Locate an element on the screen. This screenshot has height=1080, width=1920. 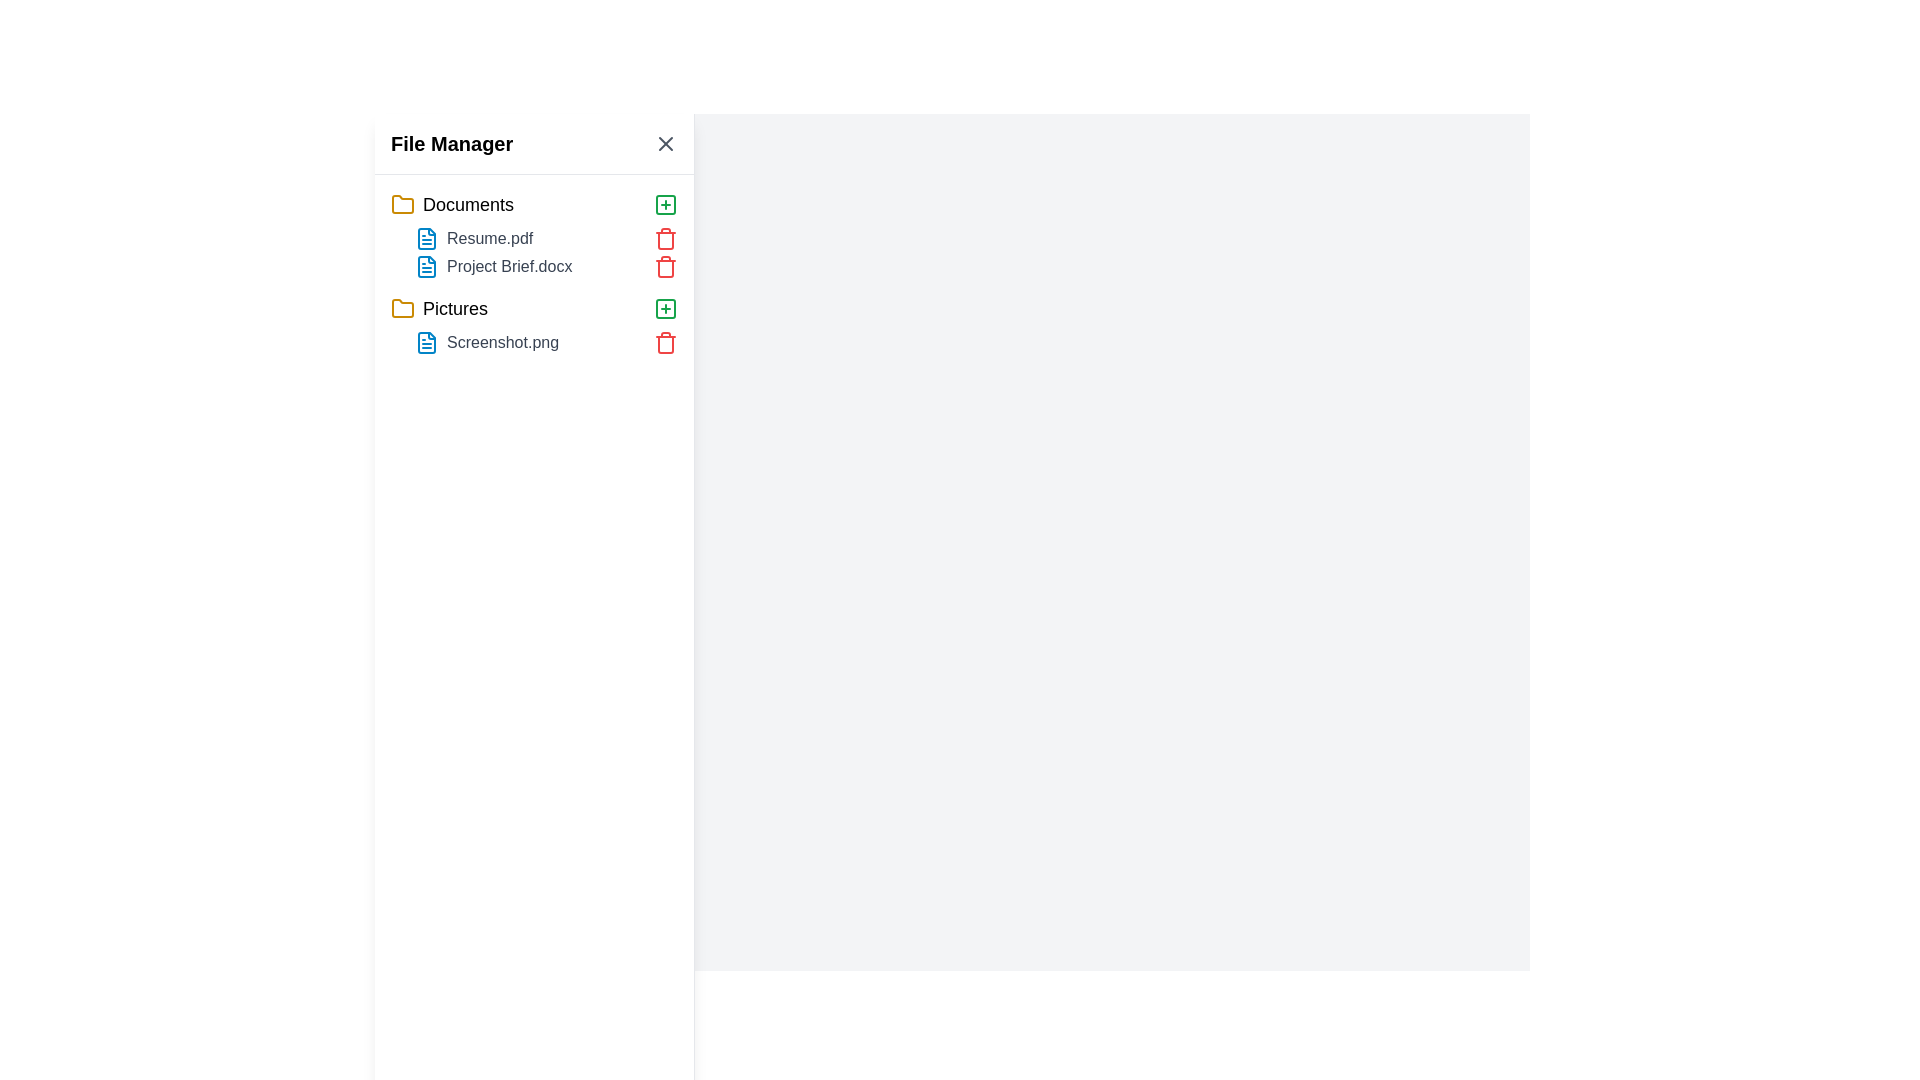
the Interactive Add Button, which is a square icon with a green border and a plus symbol, located near the right side of the 'Documents' text is located at coordinates (666, 204).